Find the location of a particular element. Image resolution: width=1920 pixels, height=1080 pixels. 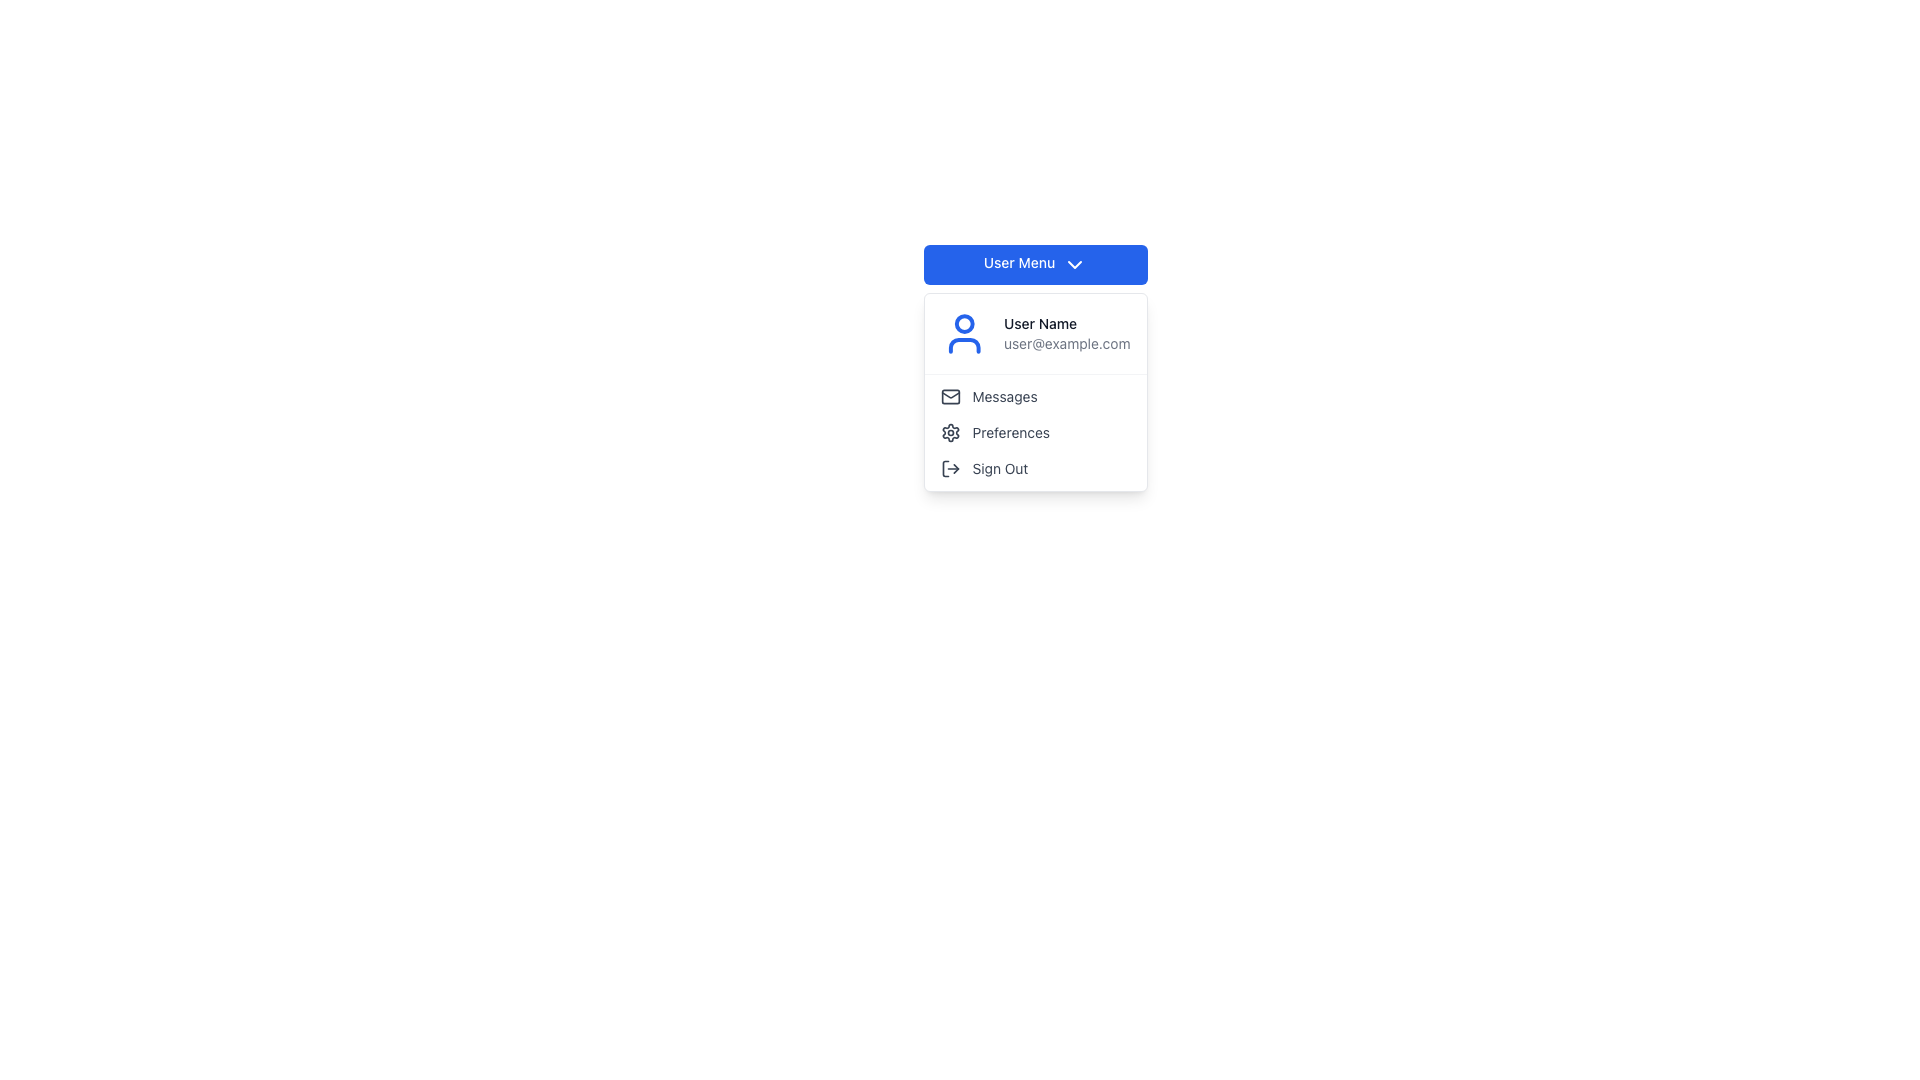

the user profile SVG icon located at the top left corner of the dropdown menu that appears after clicking the 'User Menu' button is located at coordinates (964, 344).